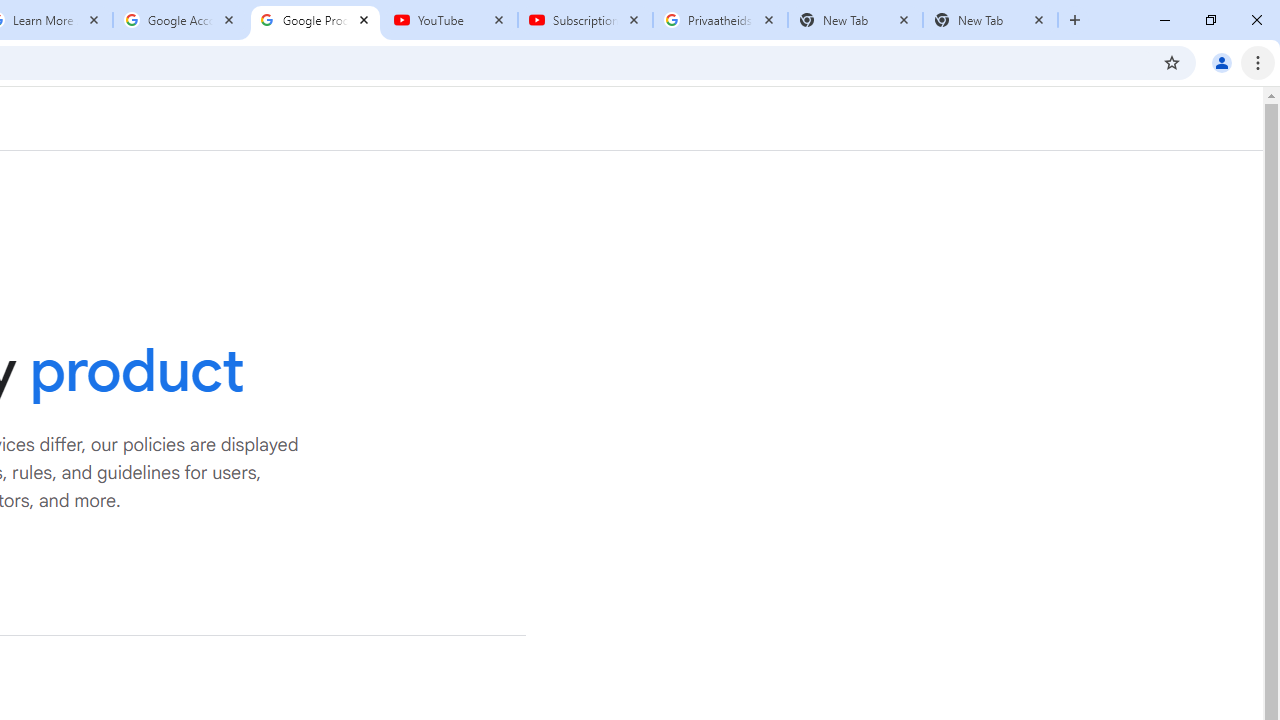 This screenshot has height=720, width=1280. Describe the element at coordinates (584, 20) in the screenshot. I see `'Subscriptions - YouTube'` at that location.